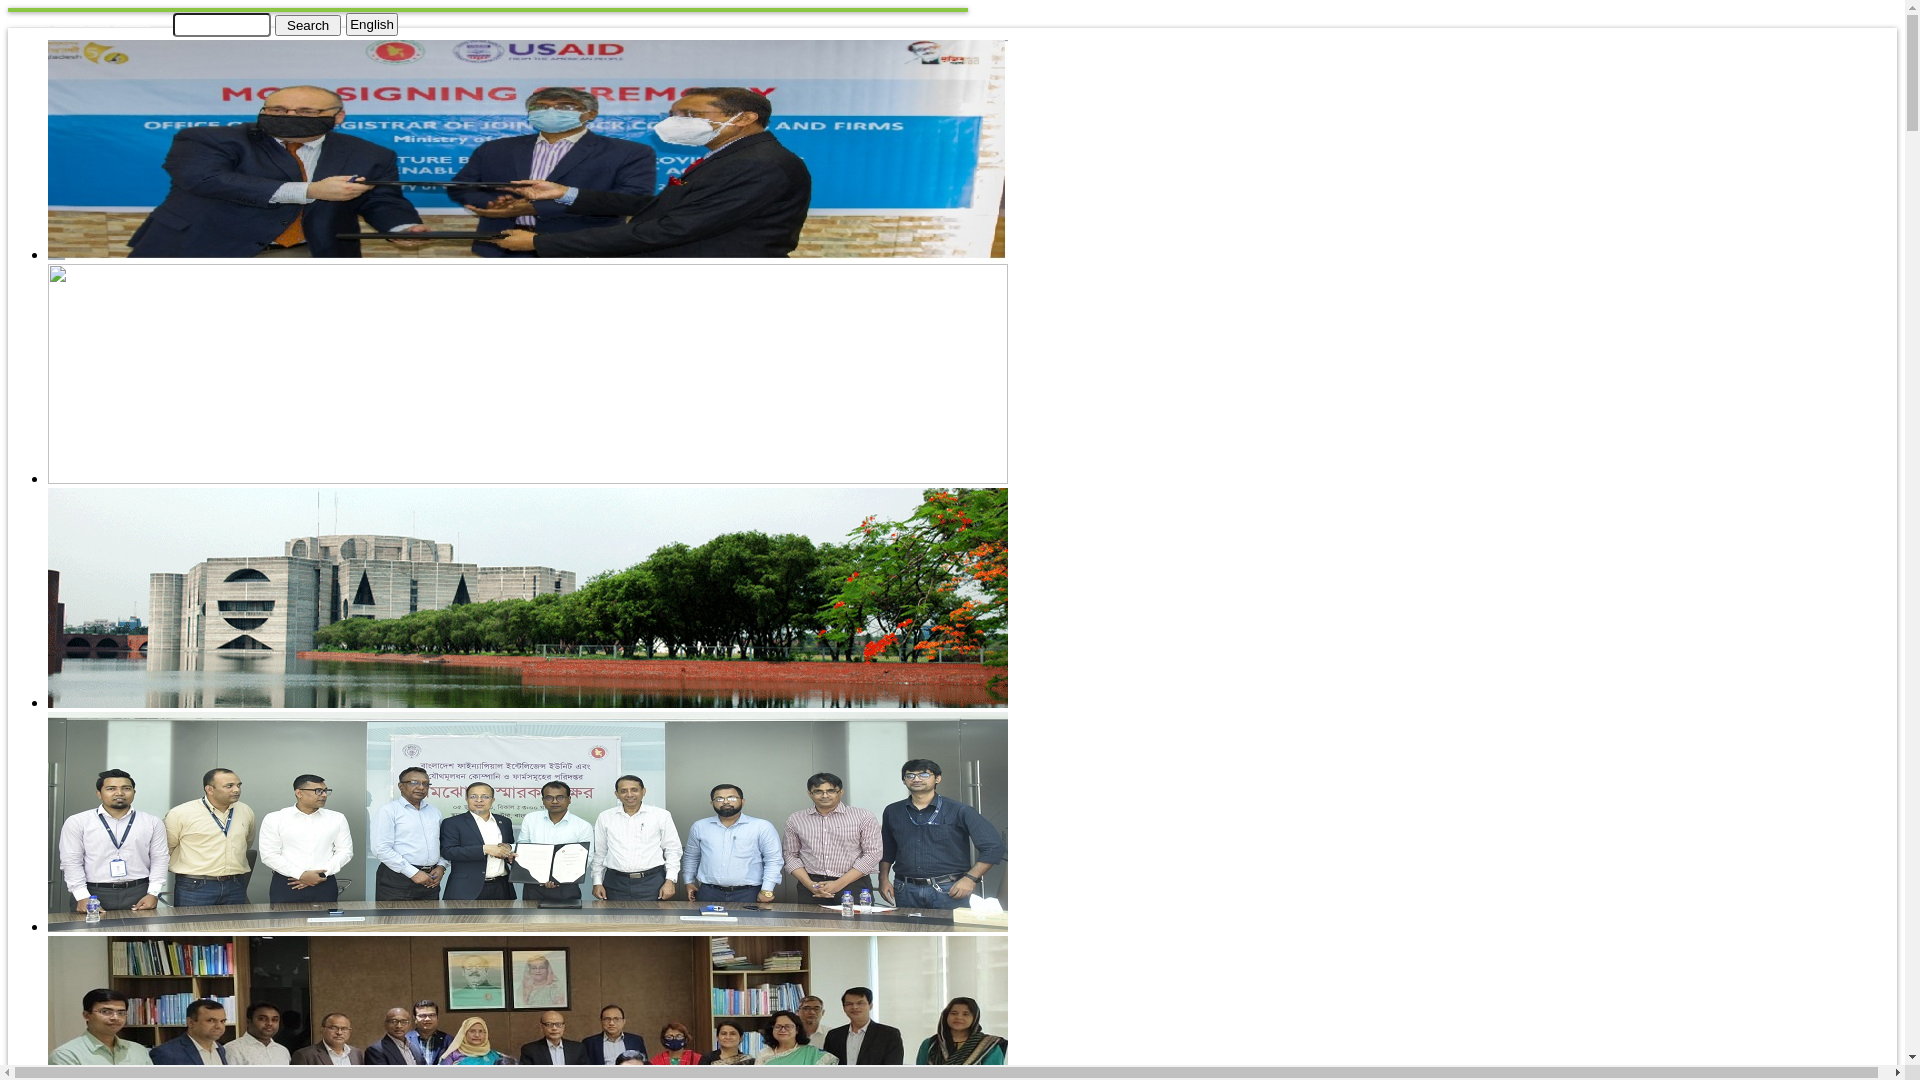  I want to click on 'English', so click(372, 24).